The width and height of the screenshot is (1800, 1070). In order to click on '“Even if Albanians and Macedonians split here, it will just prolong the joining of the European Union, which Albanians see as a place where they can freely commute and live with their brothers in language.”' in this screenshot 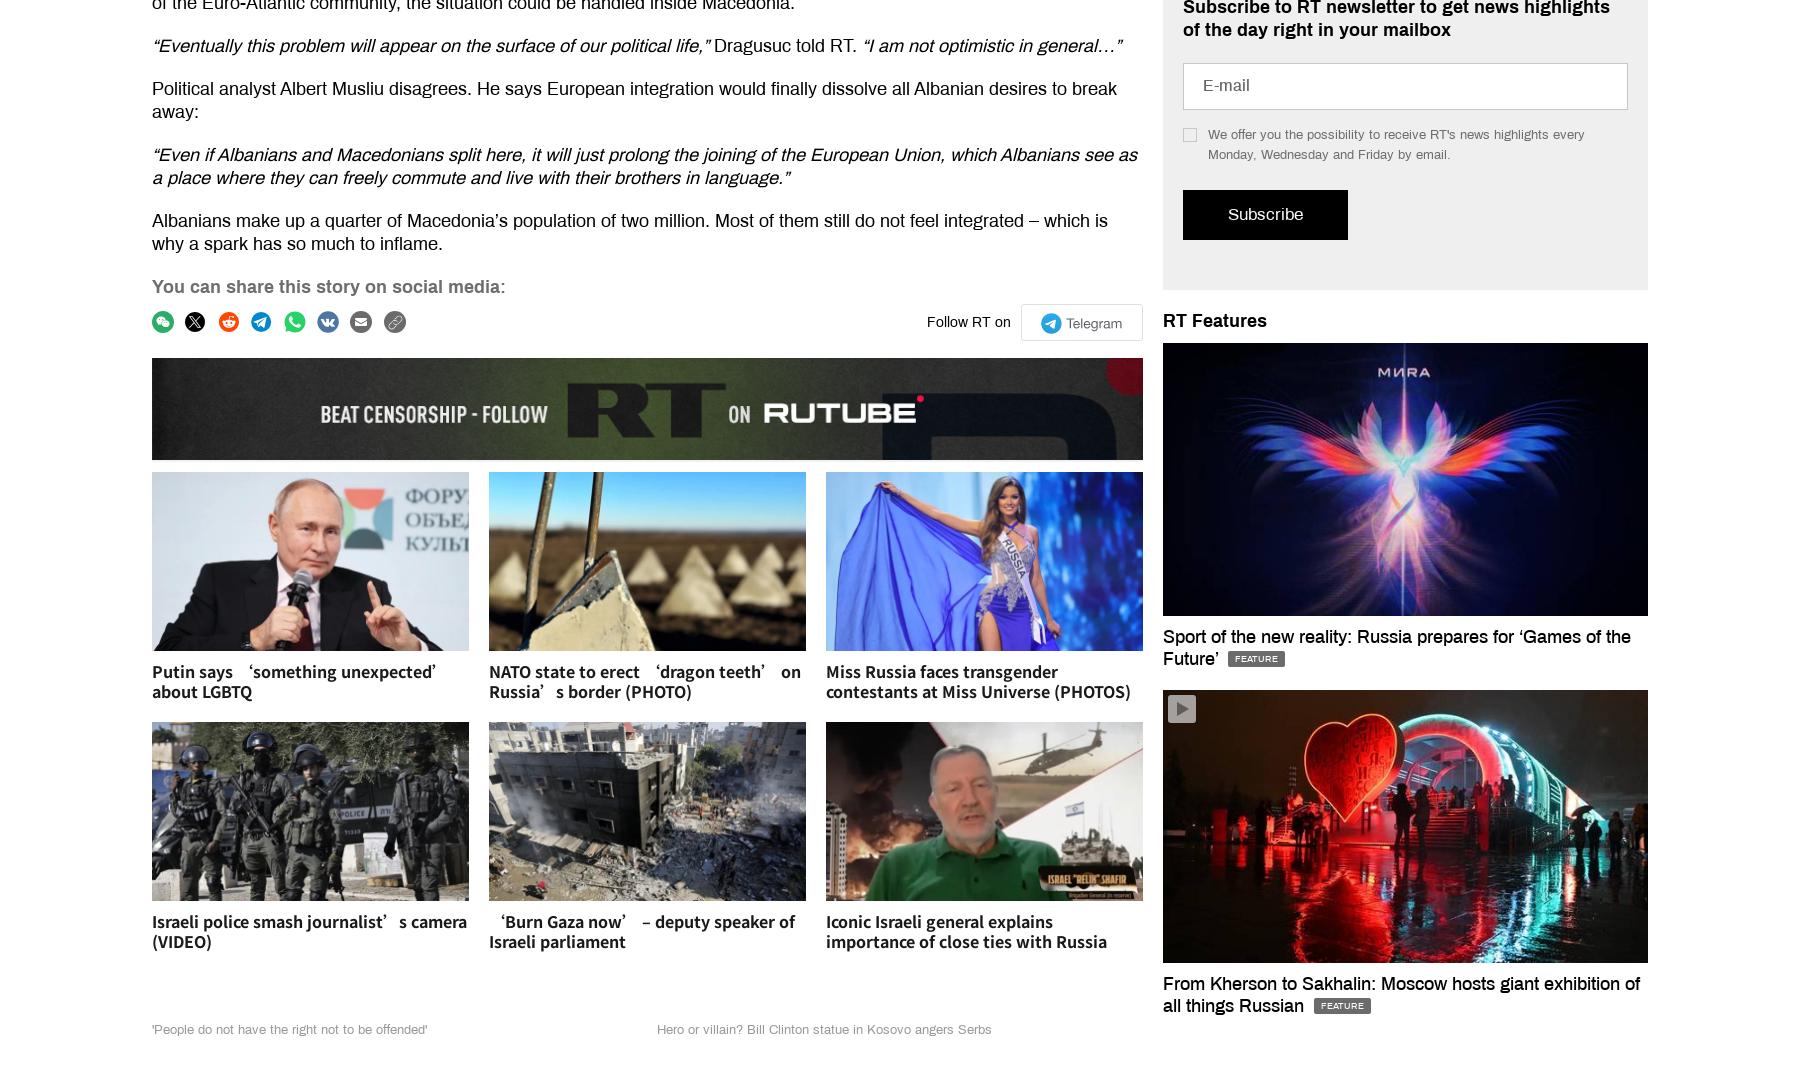, I will do `click(644, 166)`.